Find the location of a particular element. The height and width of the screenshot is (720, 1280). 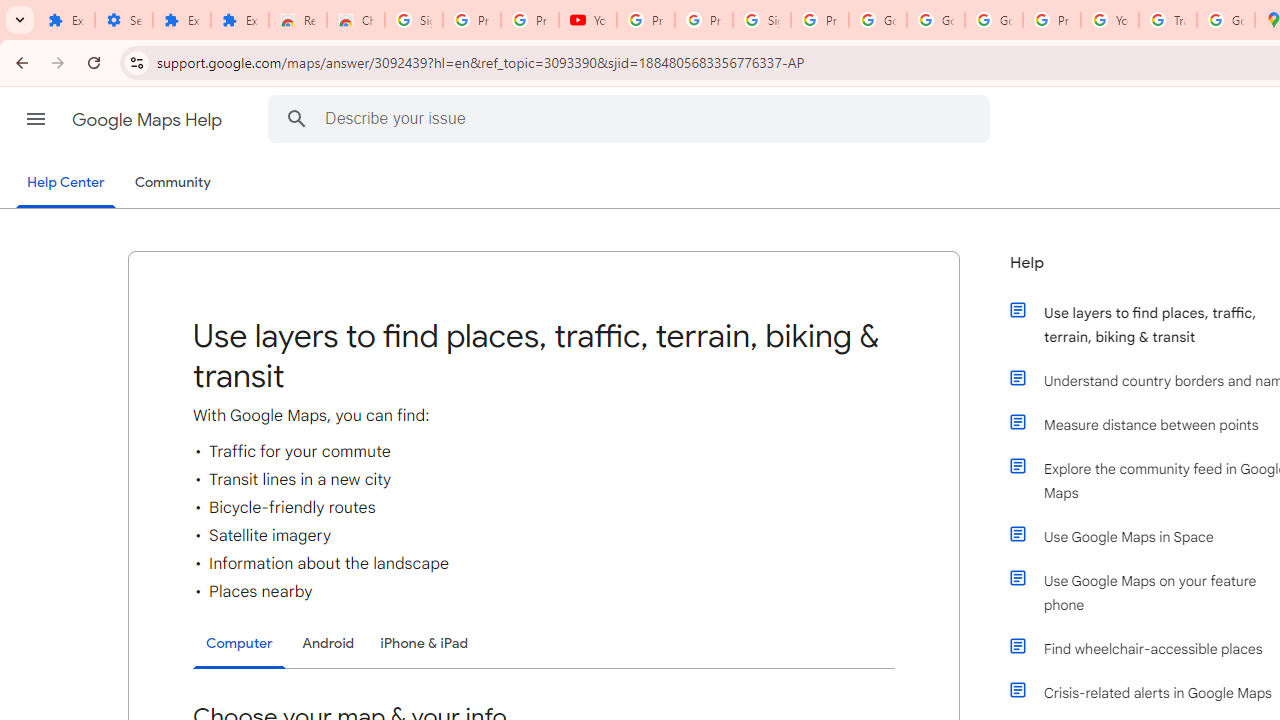

'Chrome Web Store - Themes' is located at coordinates (355, 20).